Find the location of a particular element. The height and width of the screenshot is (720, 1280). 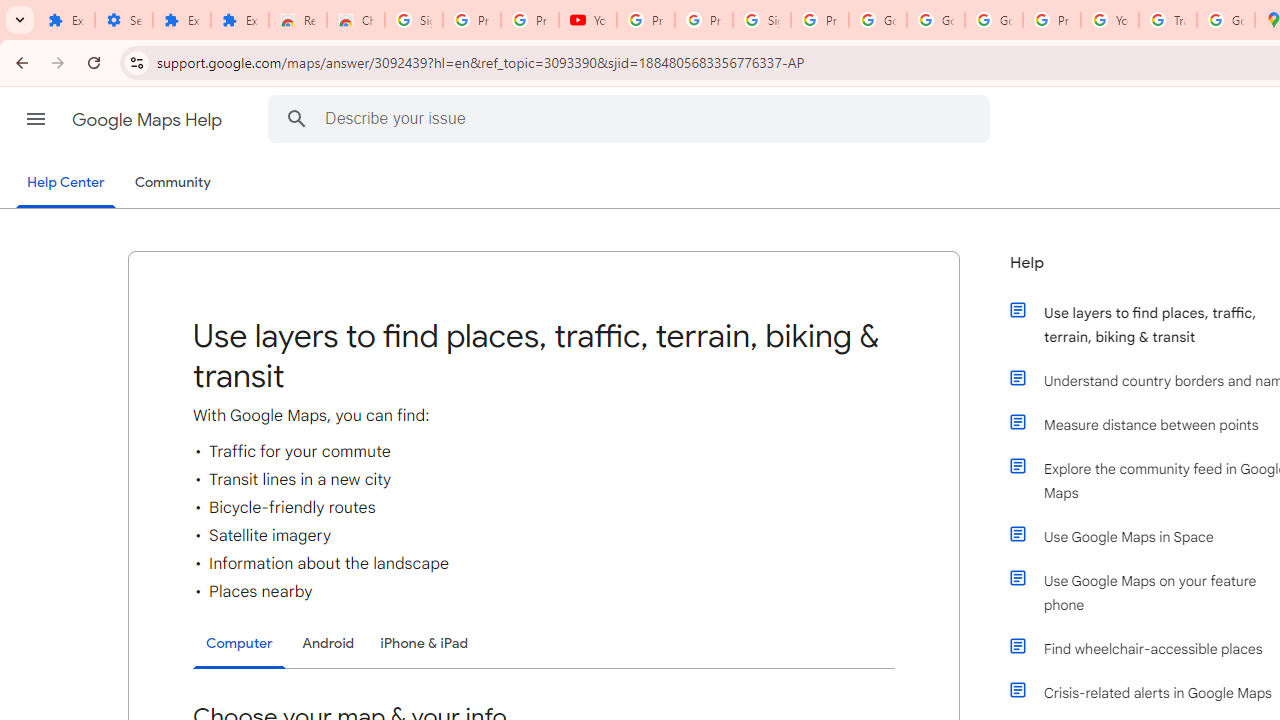

'Chrome Web Store - Themes' is located at coordinates (355, 20).